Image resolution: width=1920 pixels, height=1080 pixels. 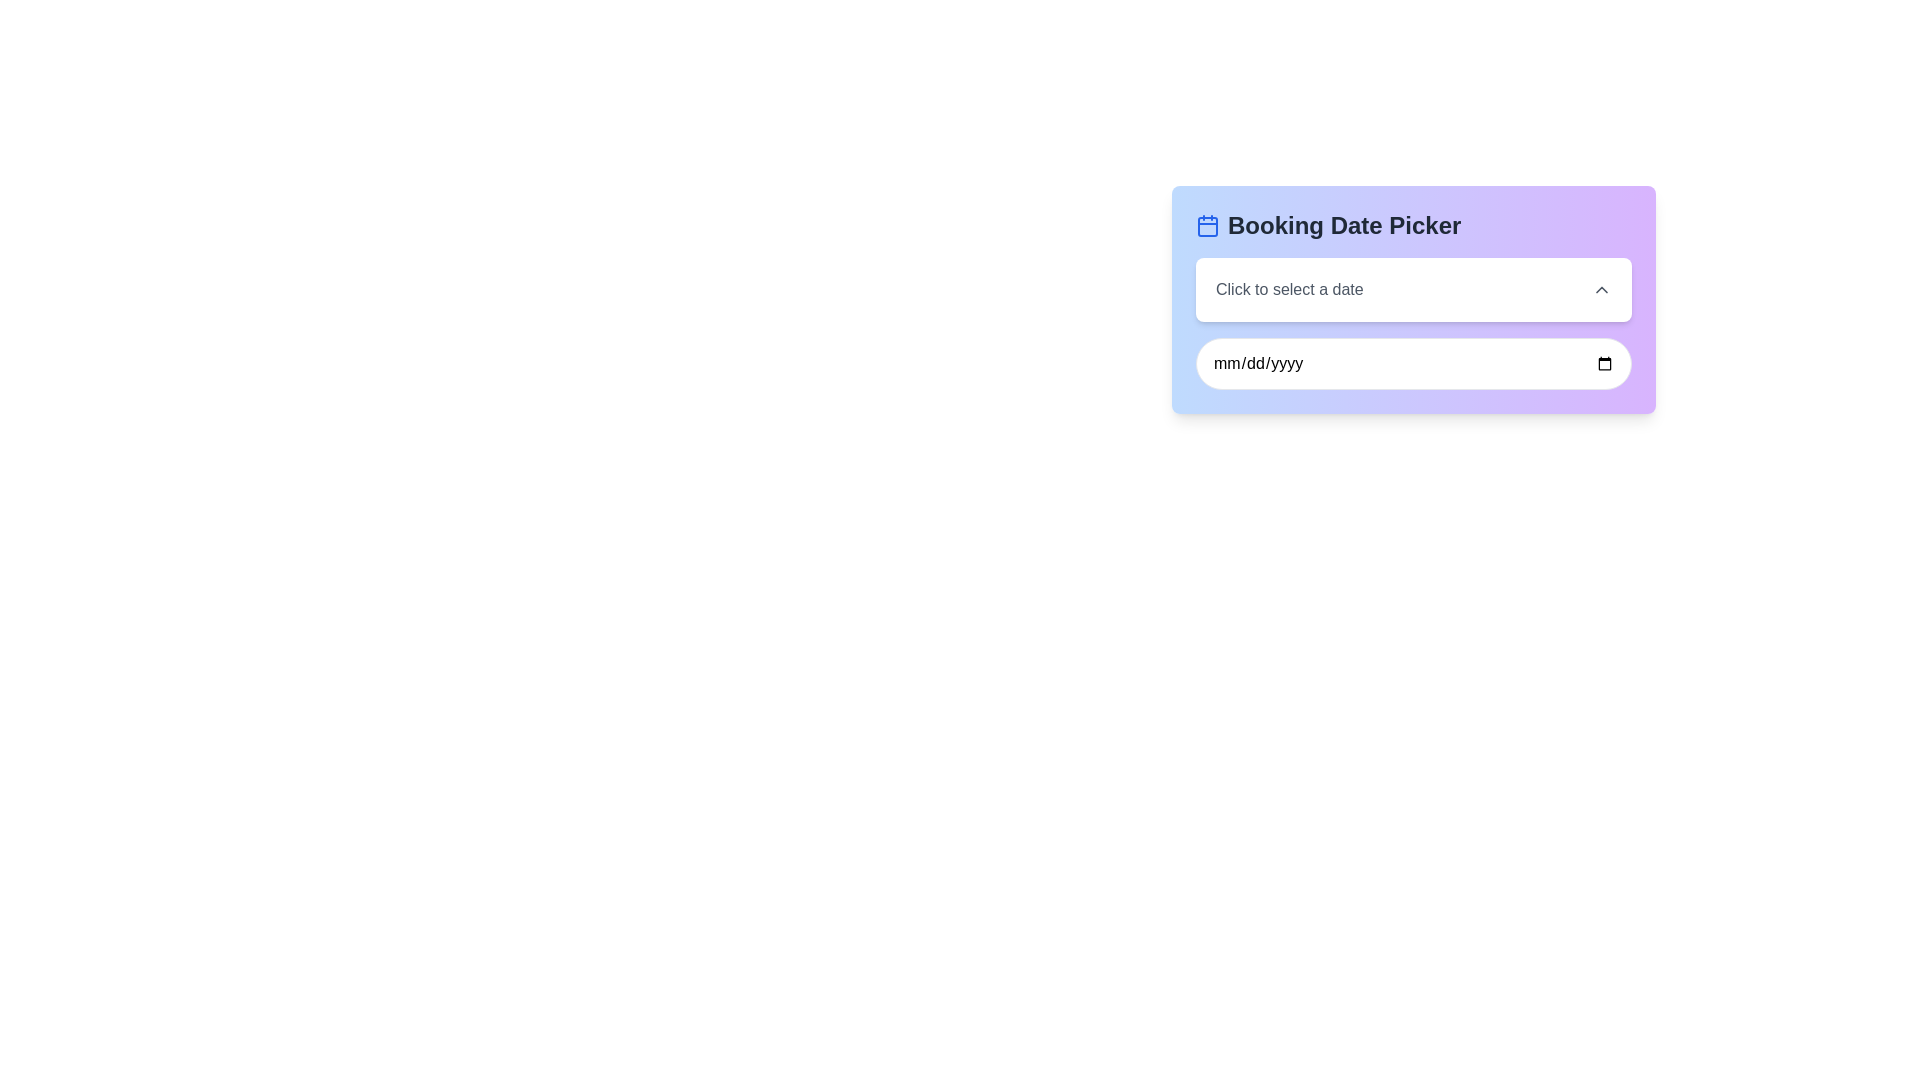 What do you see at coordinates (1289, 289) in the screenshot?
I see `the Static Text Label that provides placeholder guidance for selecting a date, located in the left-central part of the date selection box` at bounding box center [1289, 289].